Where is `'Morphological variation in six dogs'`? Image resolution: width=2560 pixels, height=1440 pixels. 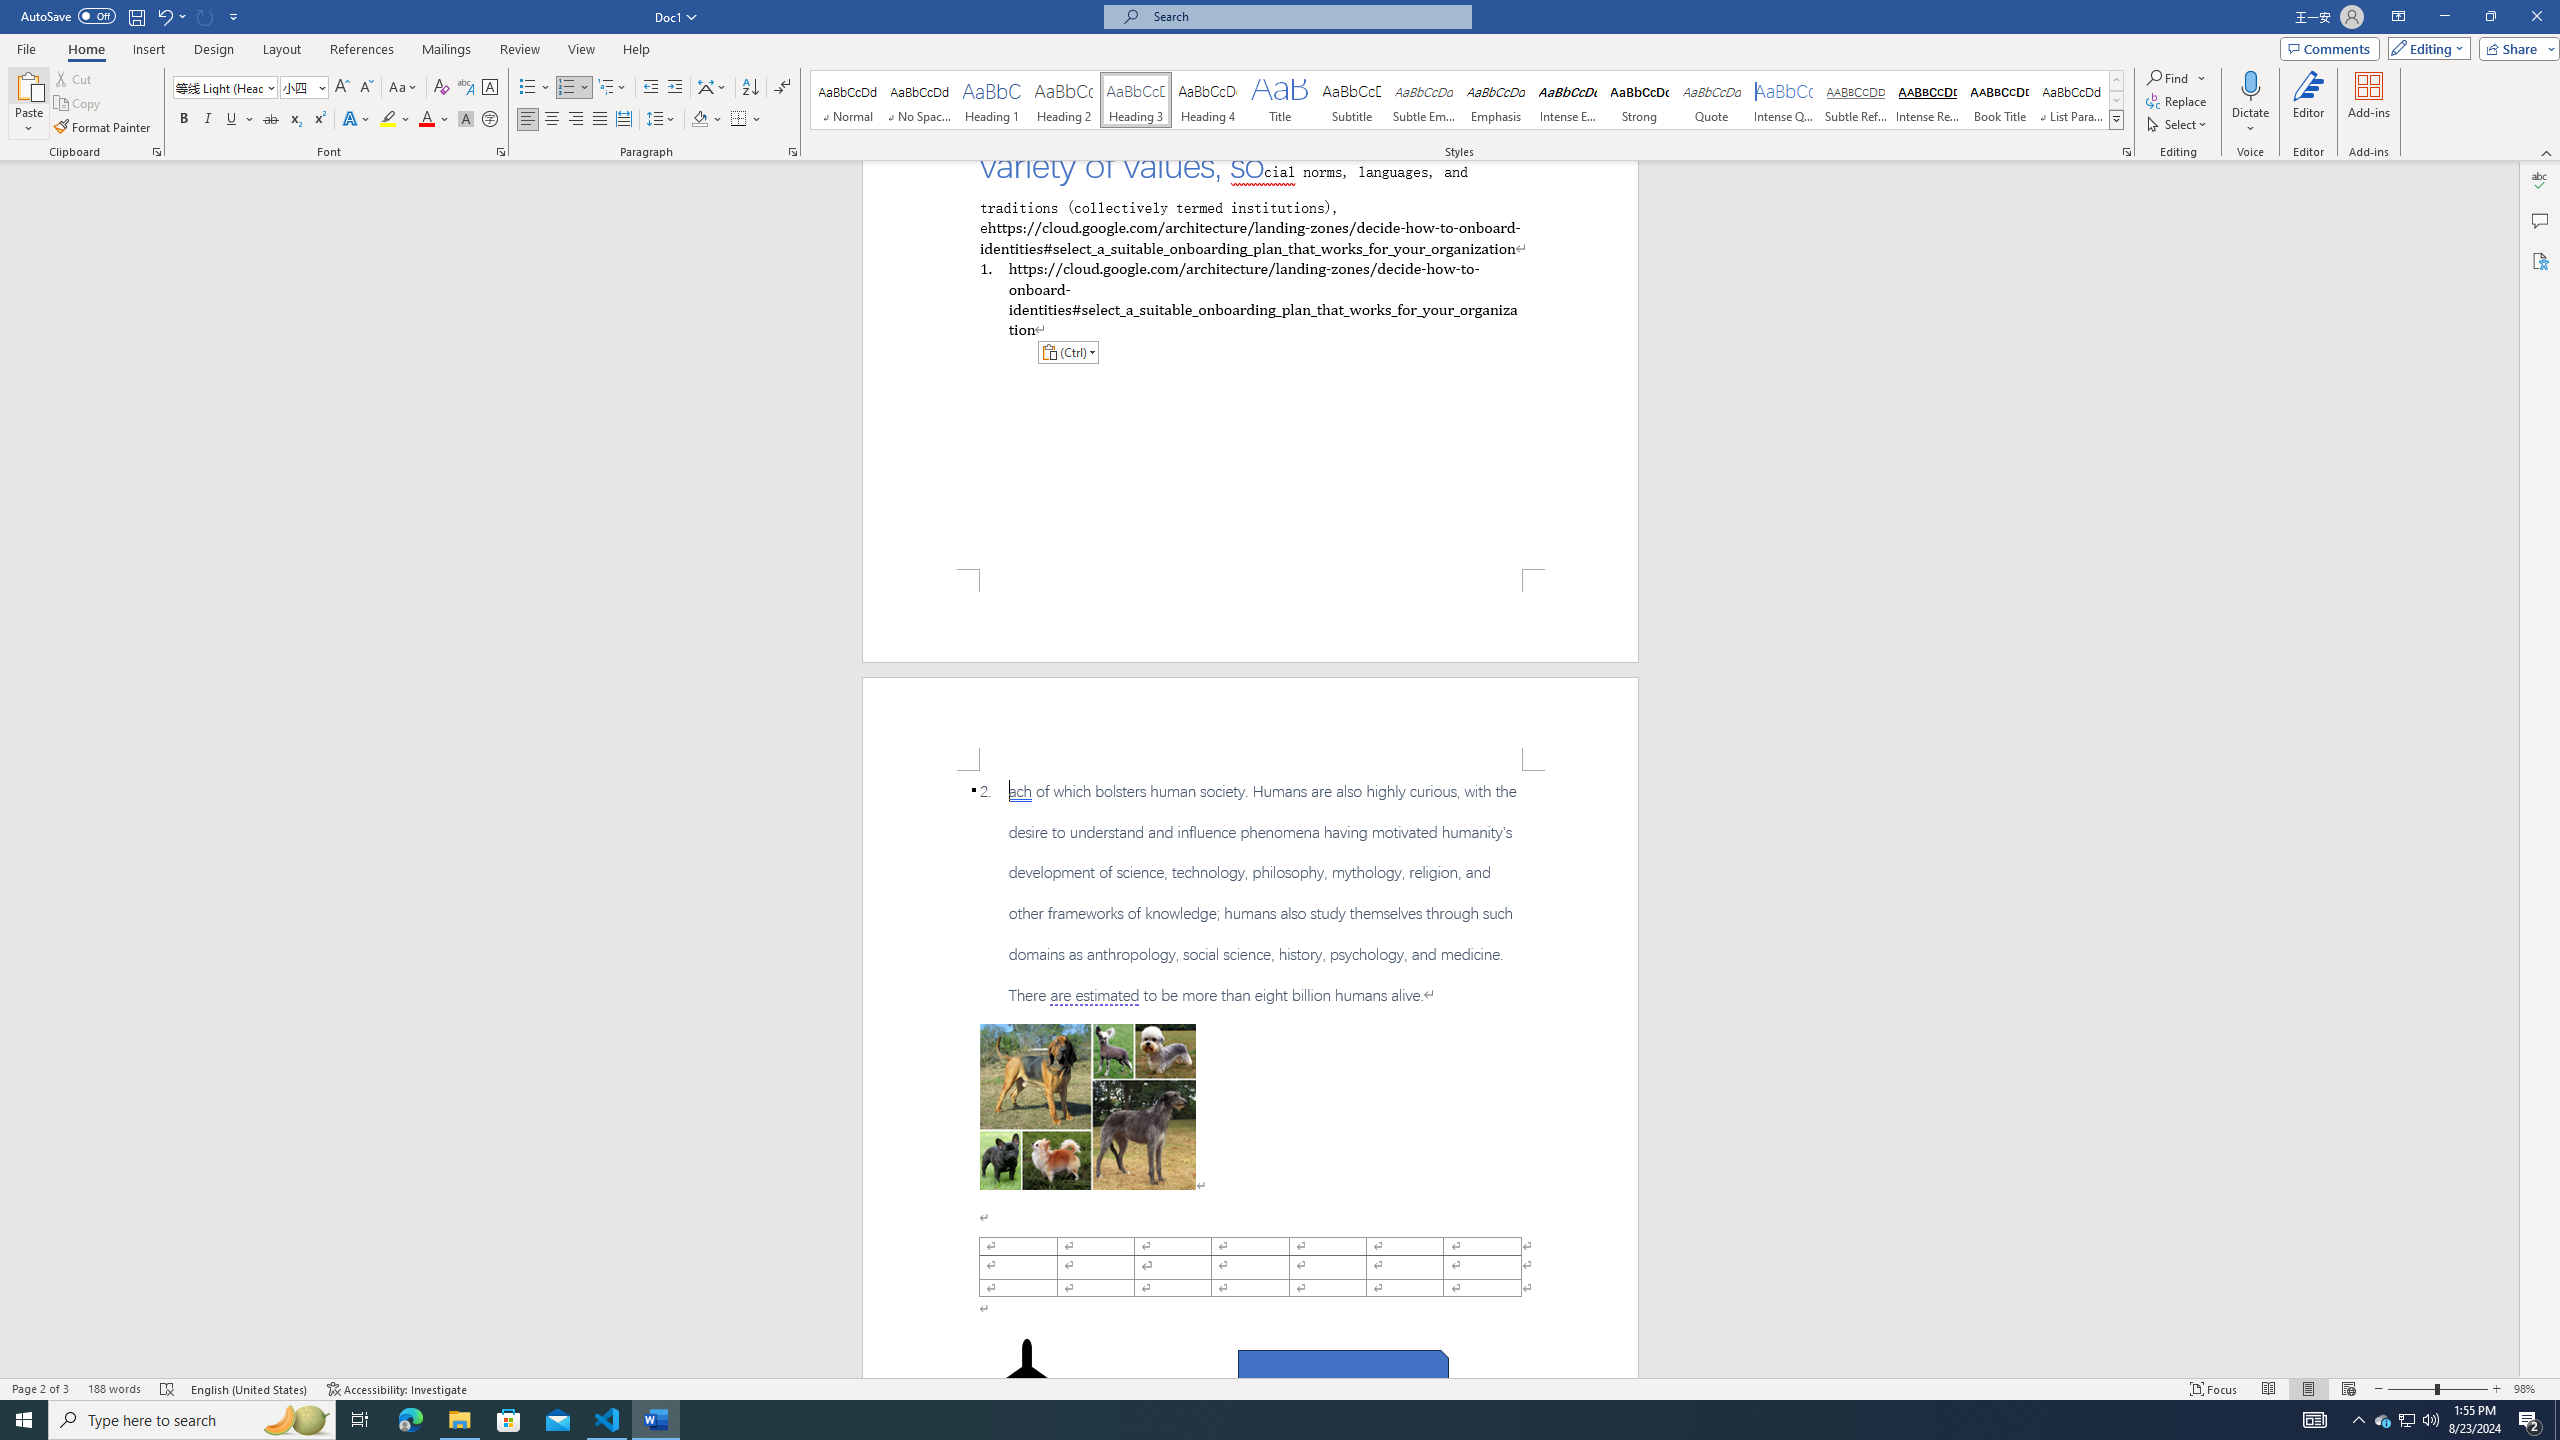 'Morphological variation in six dogs' is located at coordinates (1088, 1106).